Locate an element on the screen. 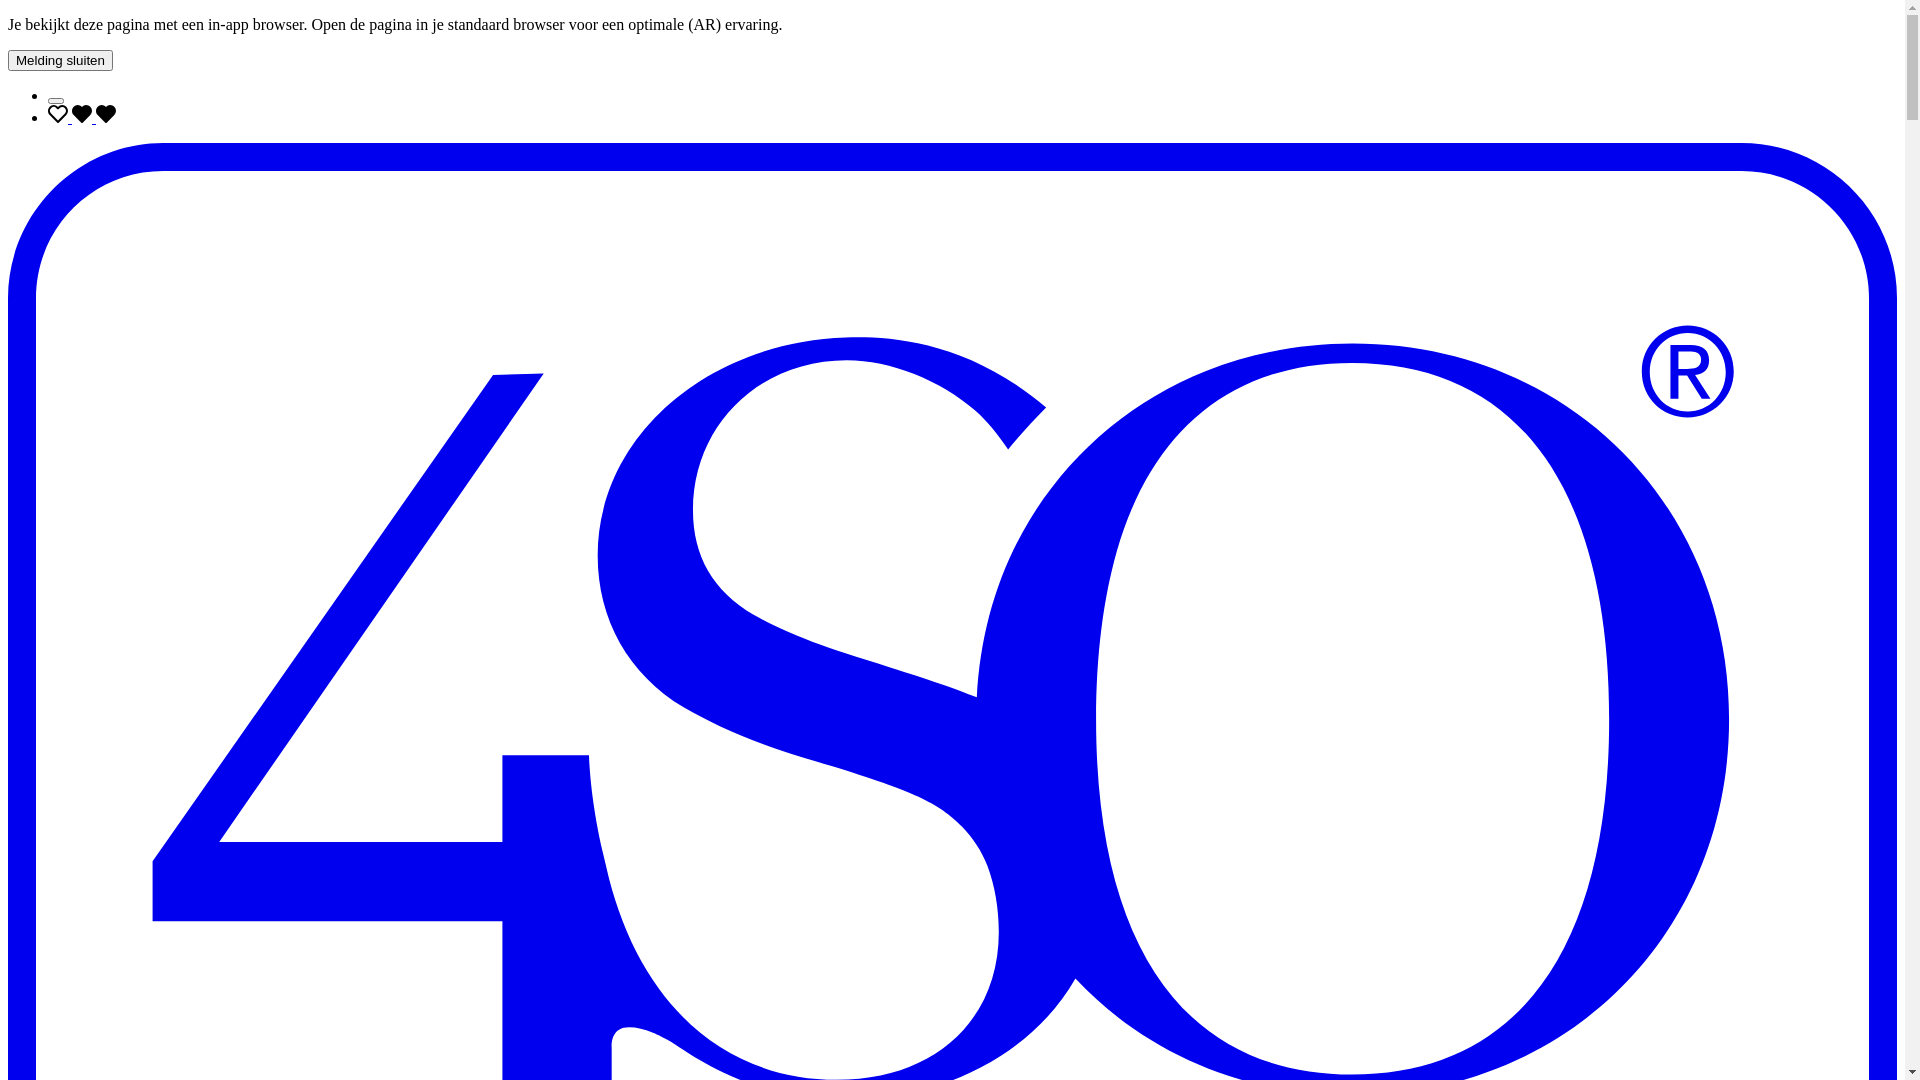 This screenshot has height=1080, width=1920. 'Melding sluiten' is located at coordinates (60, 59).